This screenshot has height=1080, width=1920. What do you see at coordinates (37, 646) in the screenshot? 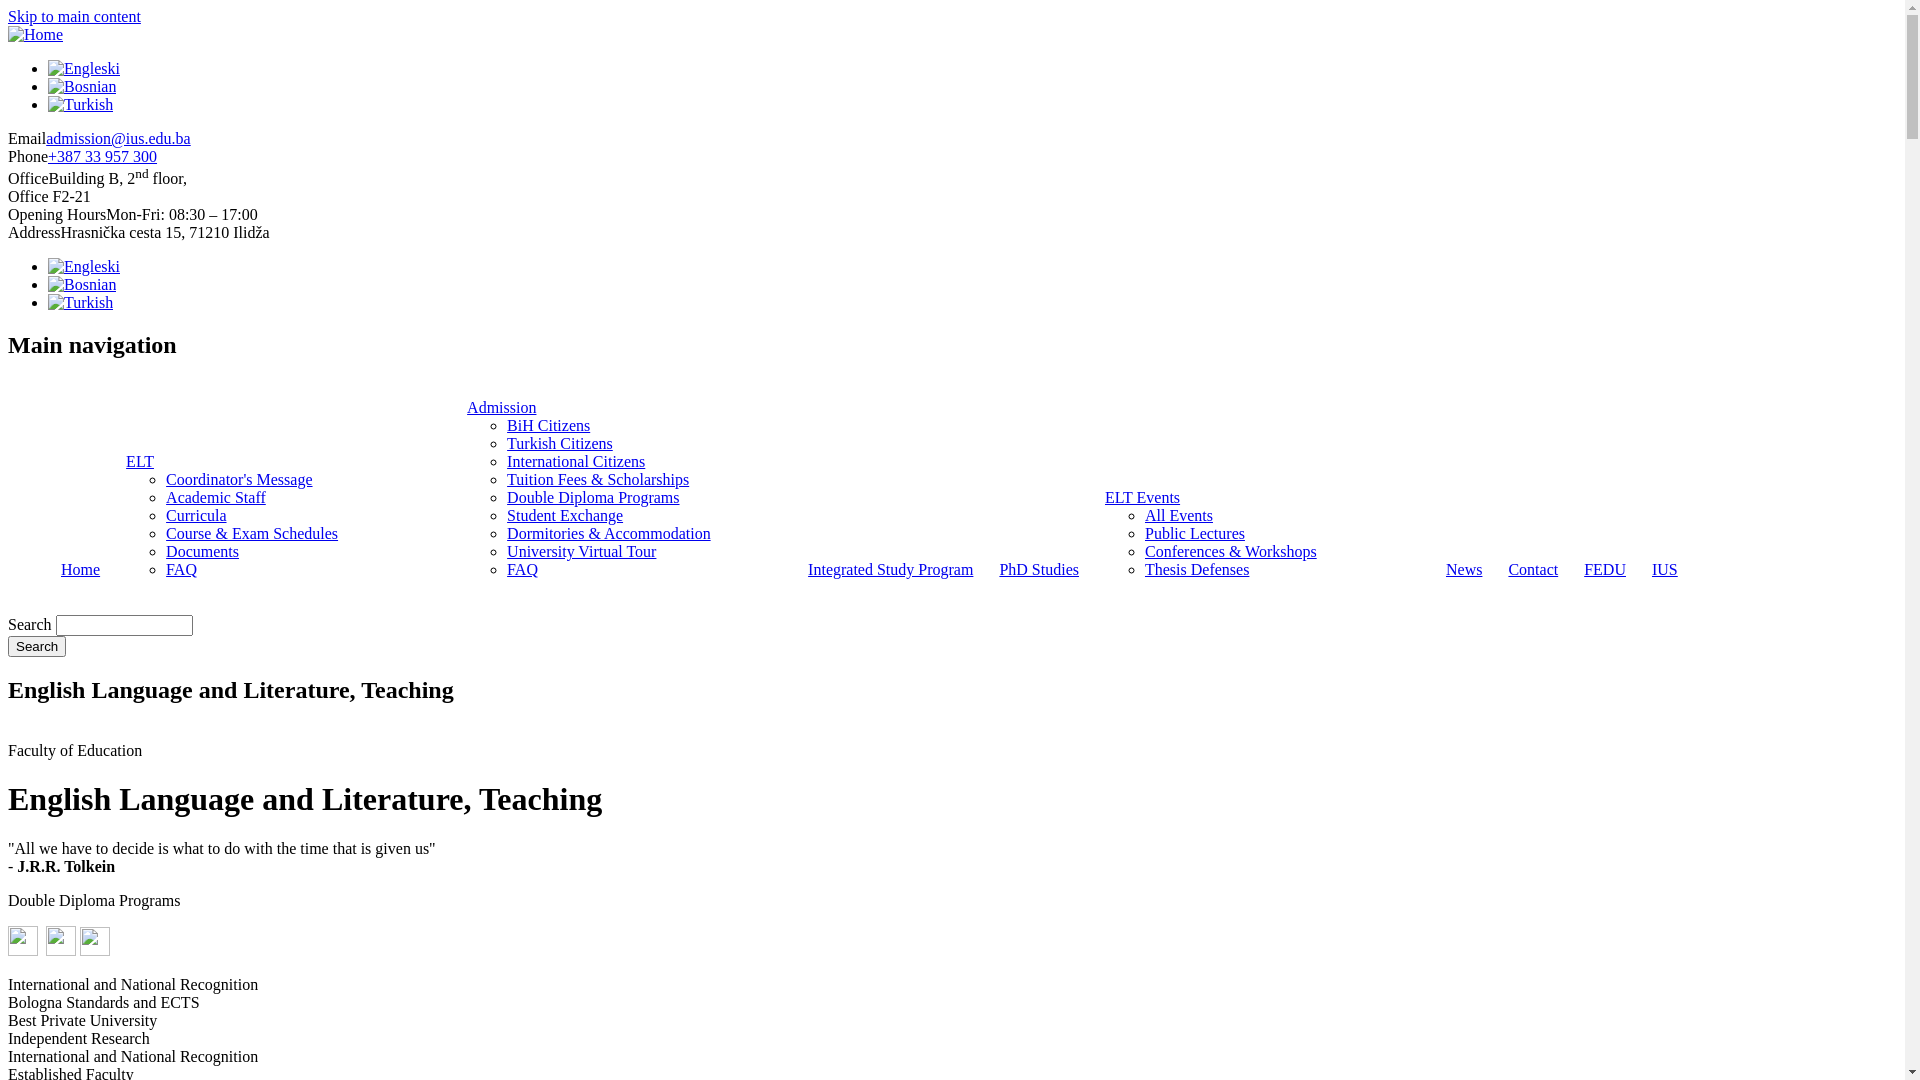
I see `'Search'` at bounding box center [37, 646].